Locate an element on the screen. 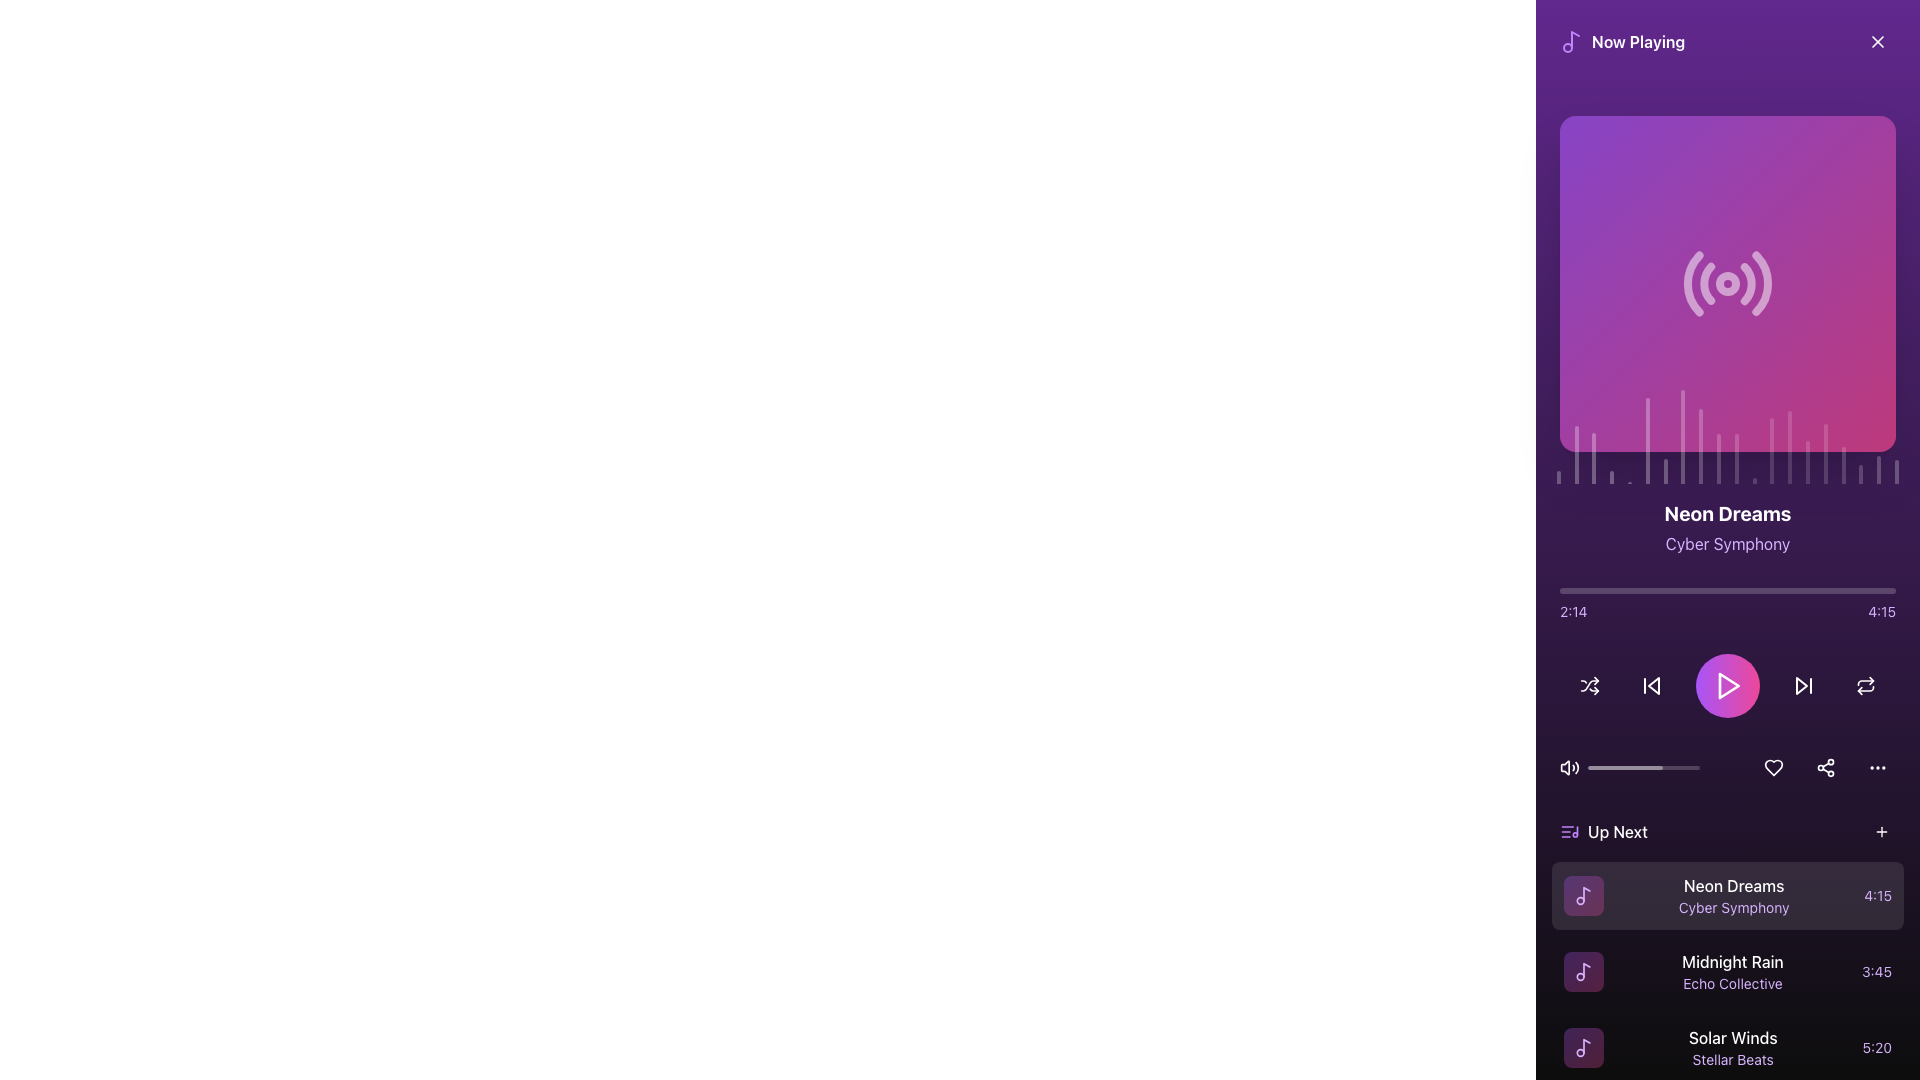  the repeat mode button located at the bottom-right of the interface panel is located at coordinates (1865, 685).